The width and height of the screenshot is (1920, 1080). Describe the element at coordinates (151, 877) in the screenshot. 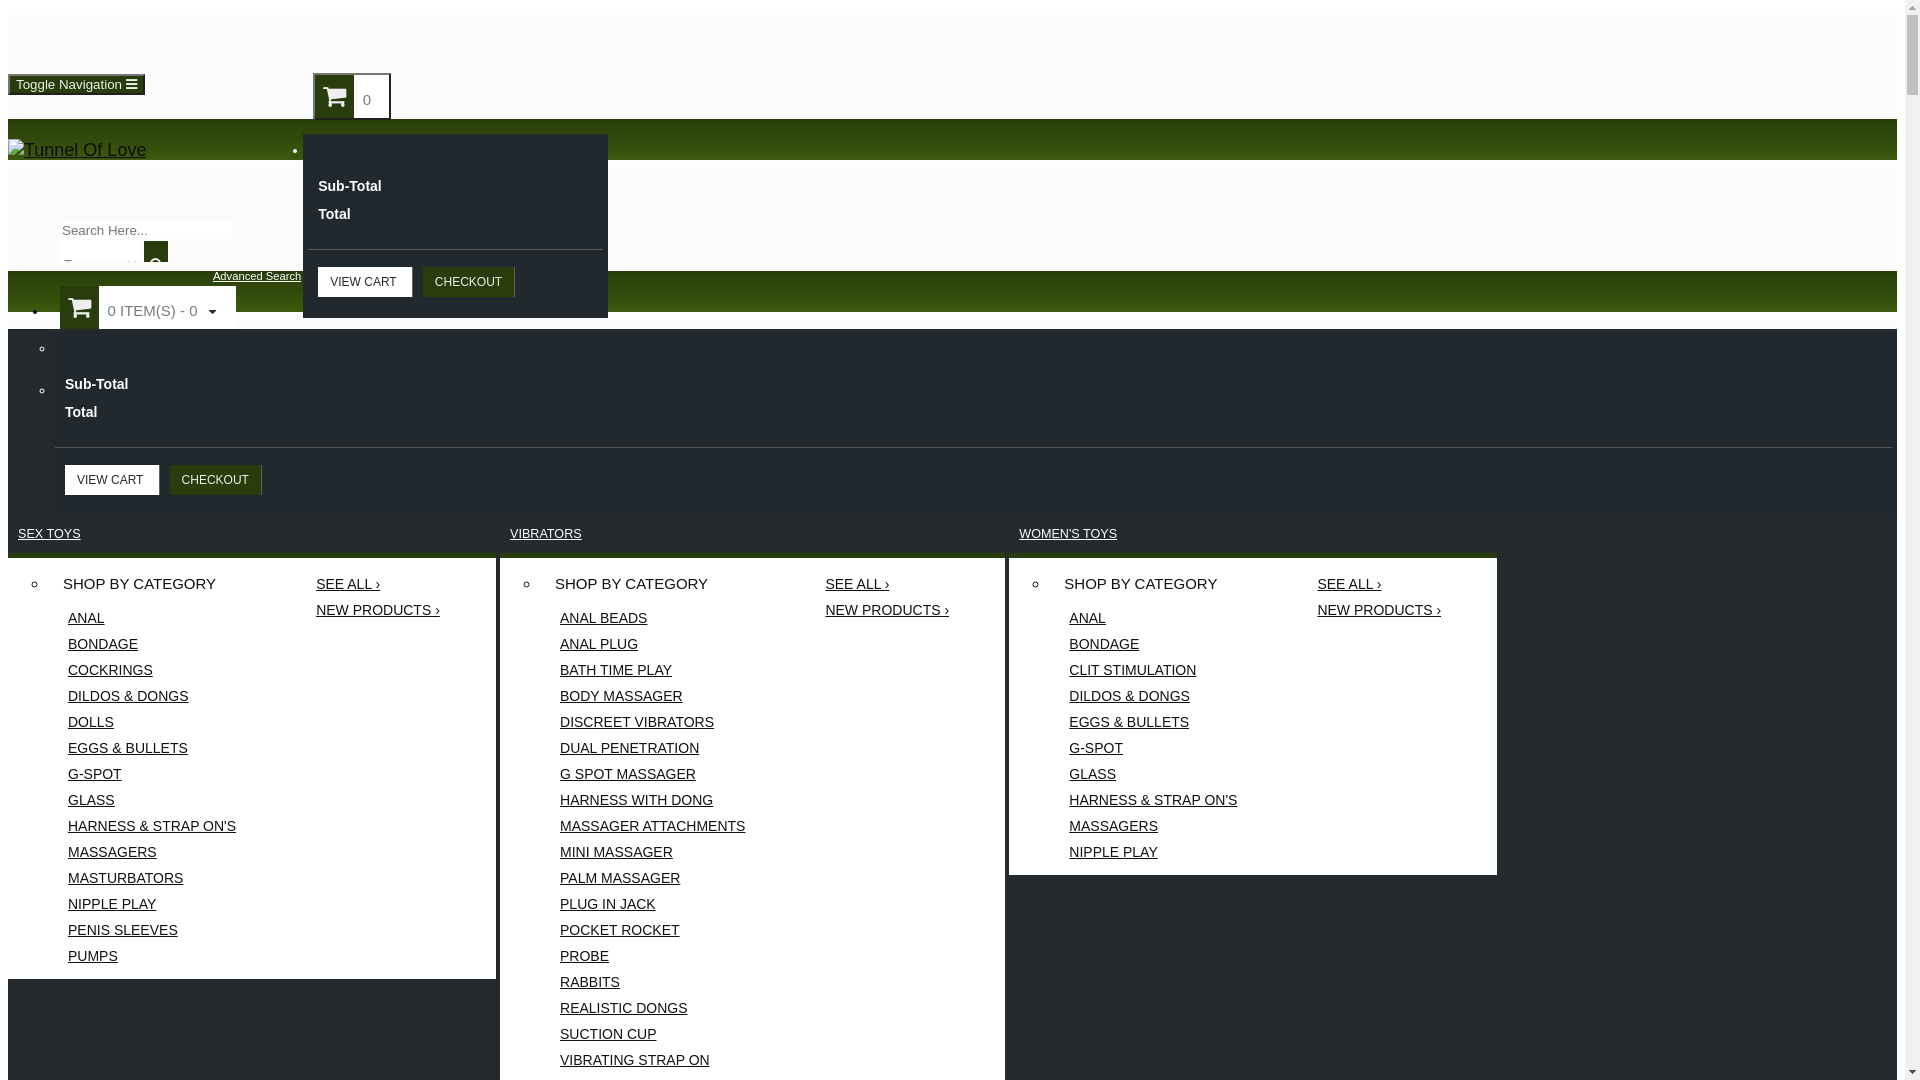

I see `'MASTURBATORS'` at that location.